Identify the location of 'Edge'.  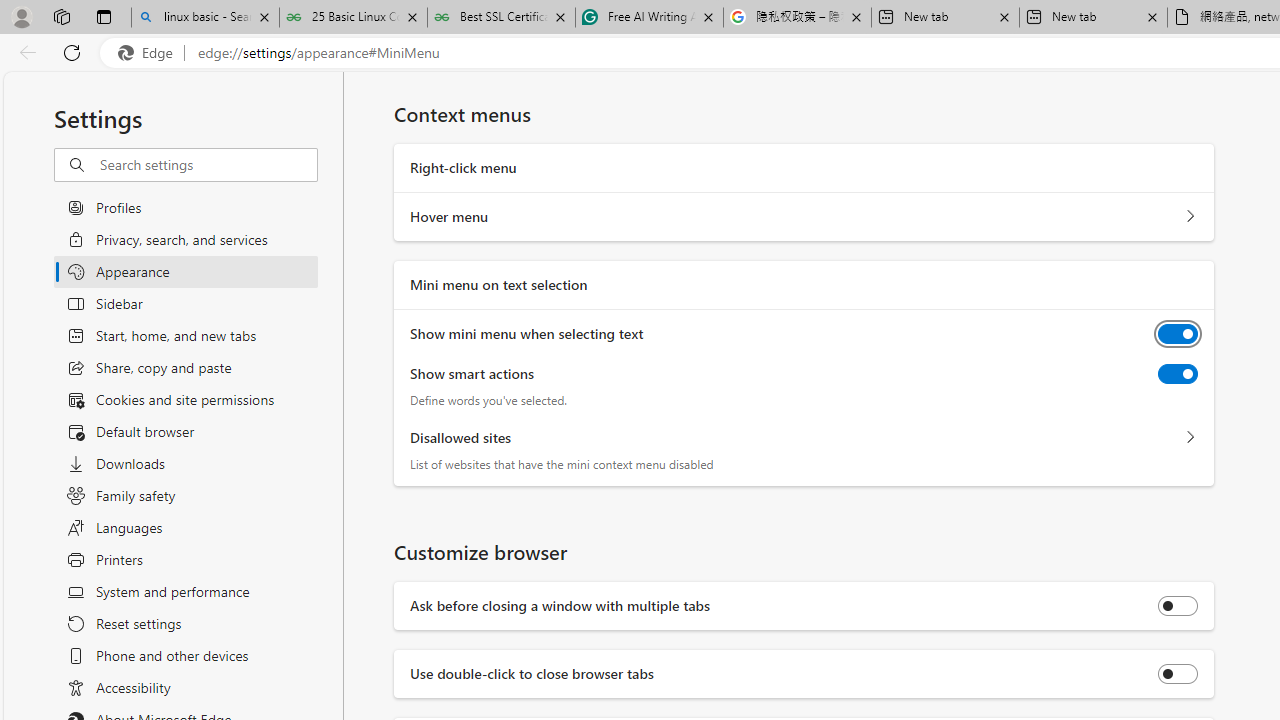
(149, 52).